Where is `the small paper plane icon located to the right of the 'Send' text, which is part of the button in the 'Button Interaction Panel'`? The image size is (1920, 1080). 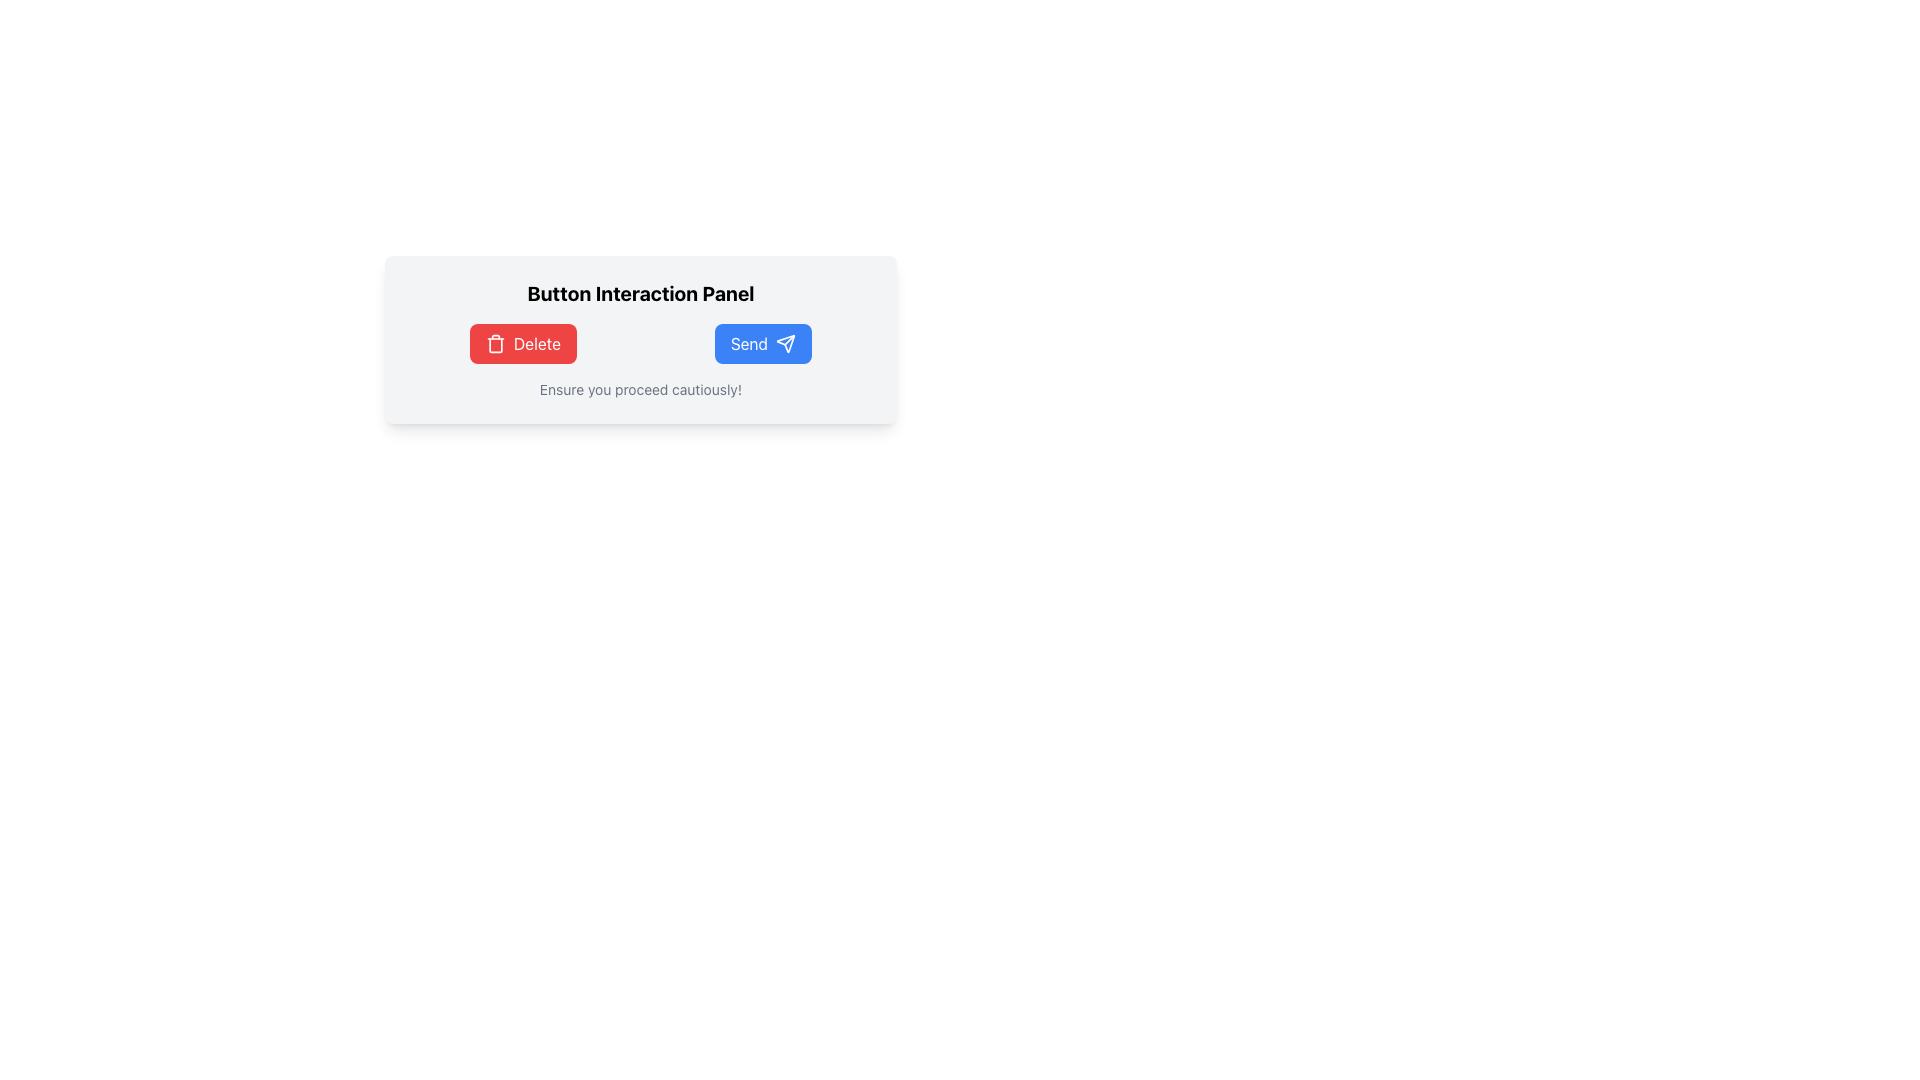
the small paper plane icon located to the right of the 'Send' text, which is part of the button in the 'Button Interaction Panel' is located at coordinates (785, 342).